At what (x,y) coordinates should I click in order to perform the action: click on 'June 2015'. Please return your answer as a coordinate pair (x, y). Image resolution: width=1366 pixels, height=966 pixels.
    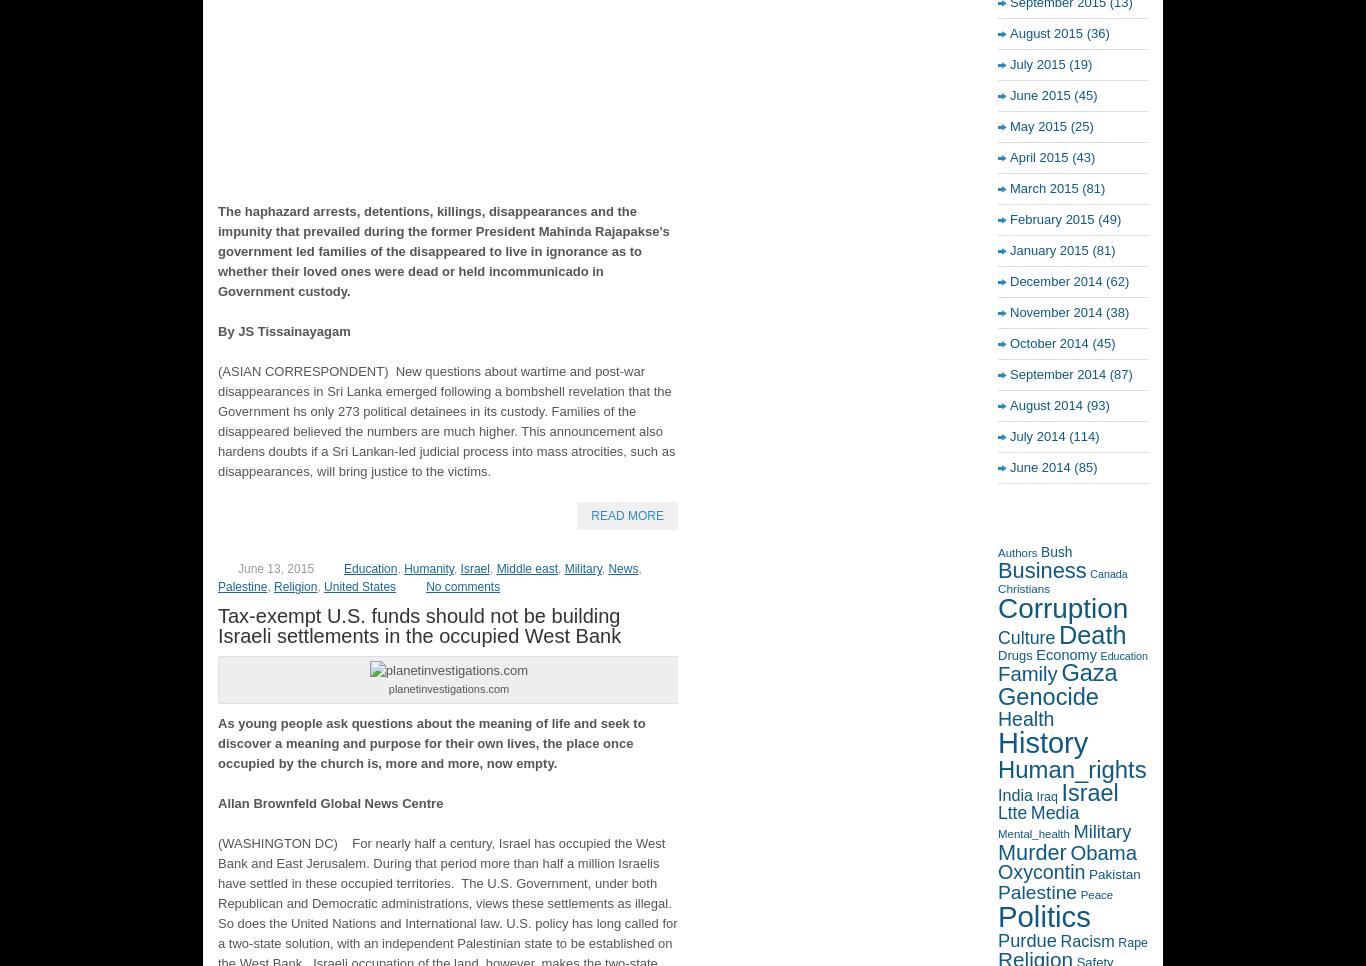
    Looking at the image, I should click on (1038, 94).